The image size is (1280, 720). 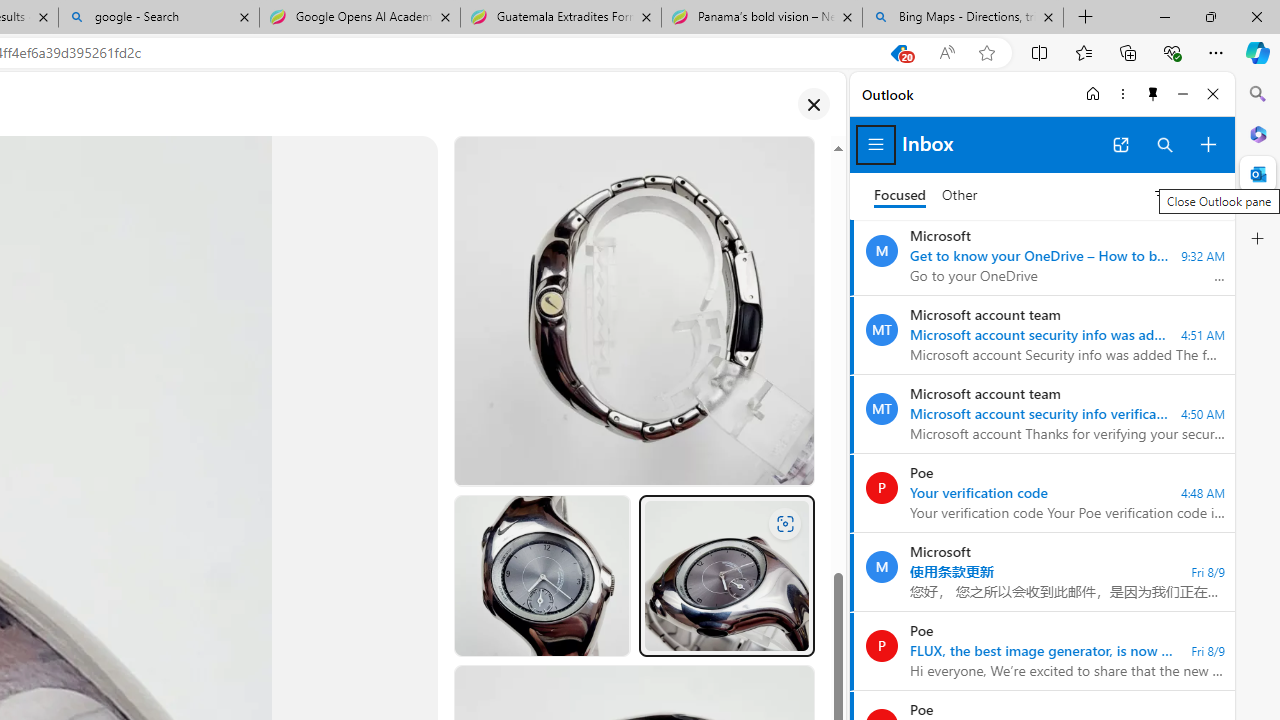 What do you see at coordinates (925, 195) in the screenshot?
I see `'Focused Inbox, toggle to go to Other Inbox'` at bounding box center [925, 195].